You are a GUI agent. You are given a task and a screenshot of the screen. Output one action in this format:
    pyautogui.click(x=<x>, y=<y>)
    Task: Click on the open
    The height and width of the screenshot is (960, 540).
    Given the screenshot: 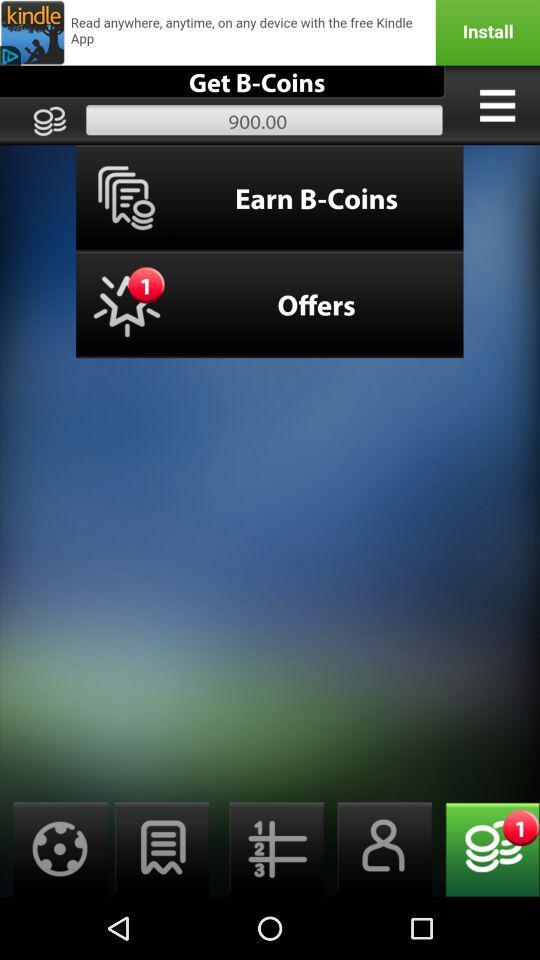 What is the action you would take?
    pyautogui.click(x=161, y=848)
    